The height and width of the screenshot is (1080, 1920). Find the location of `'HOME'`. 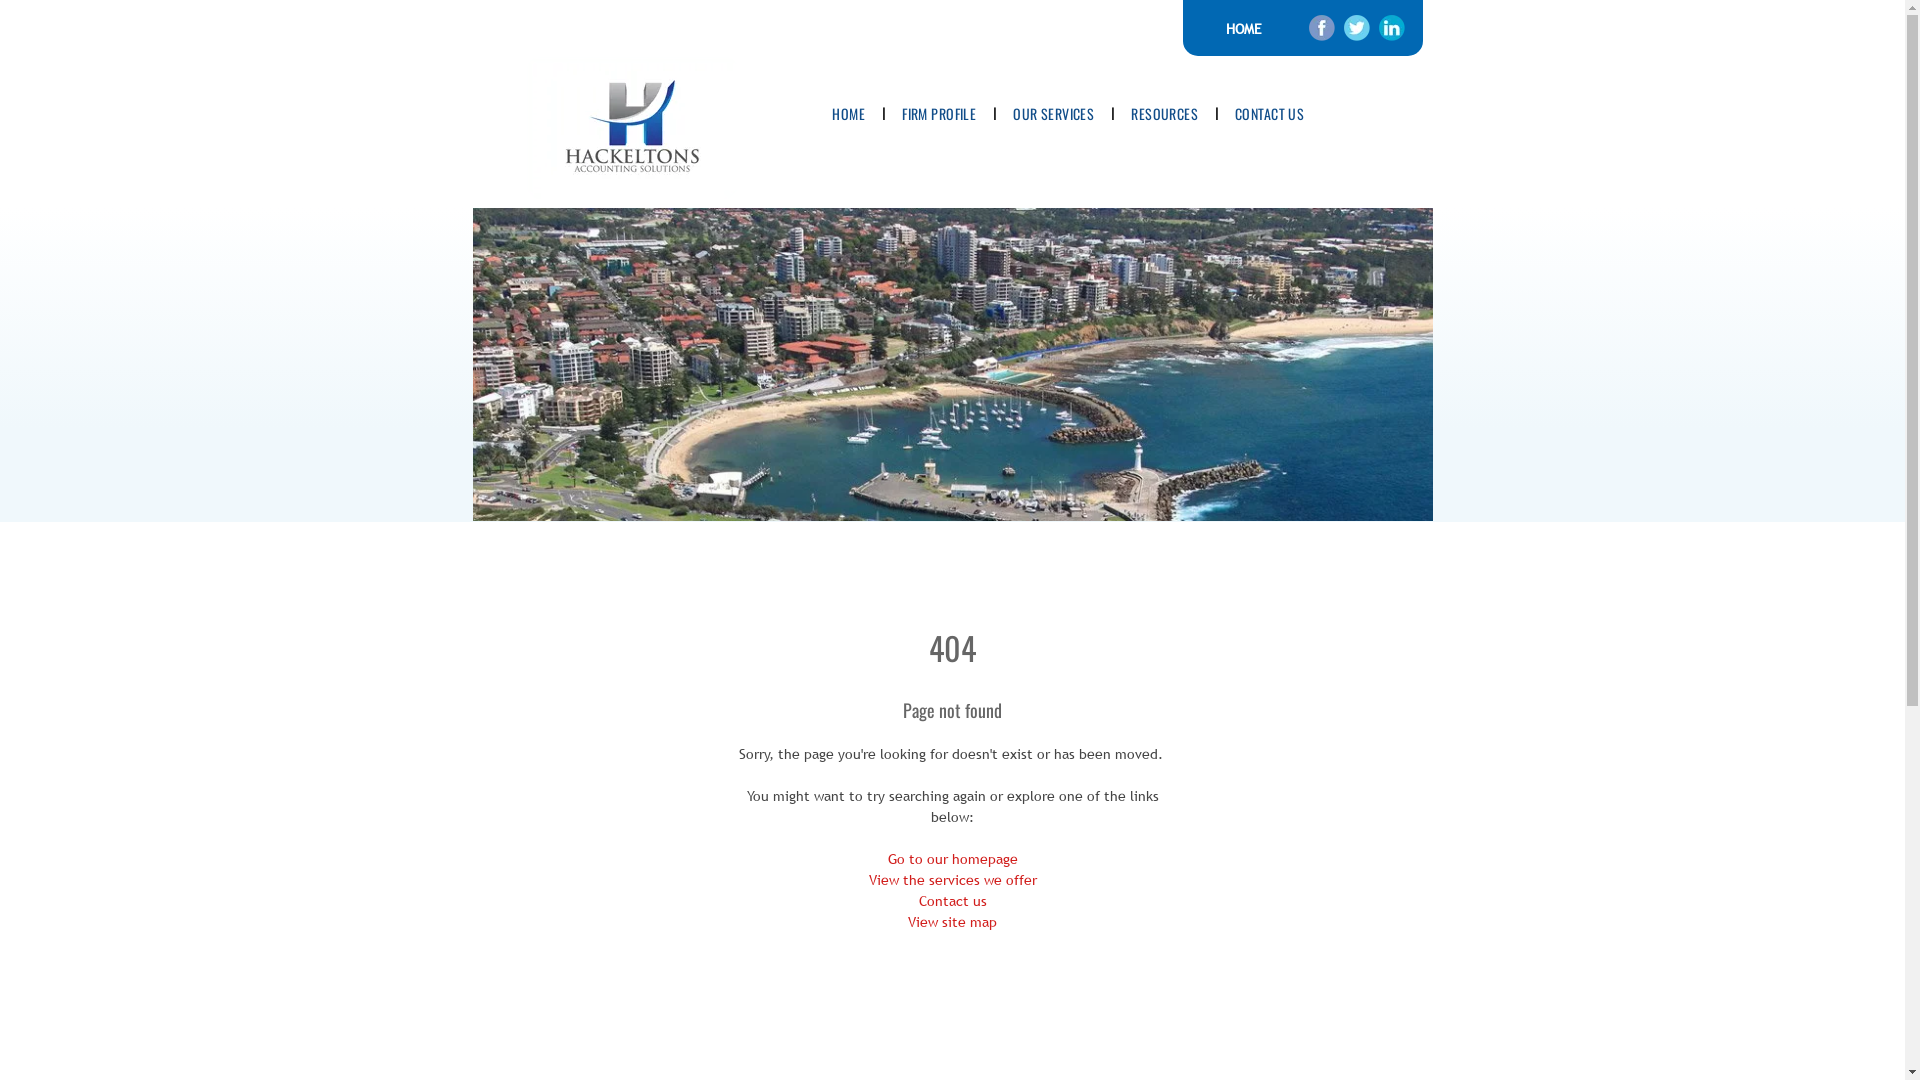

'HOME' is located at coordinates (848, 113).